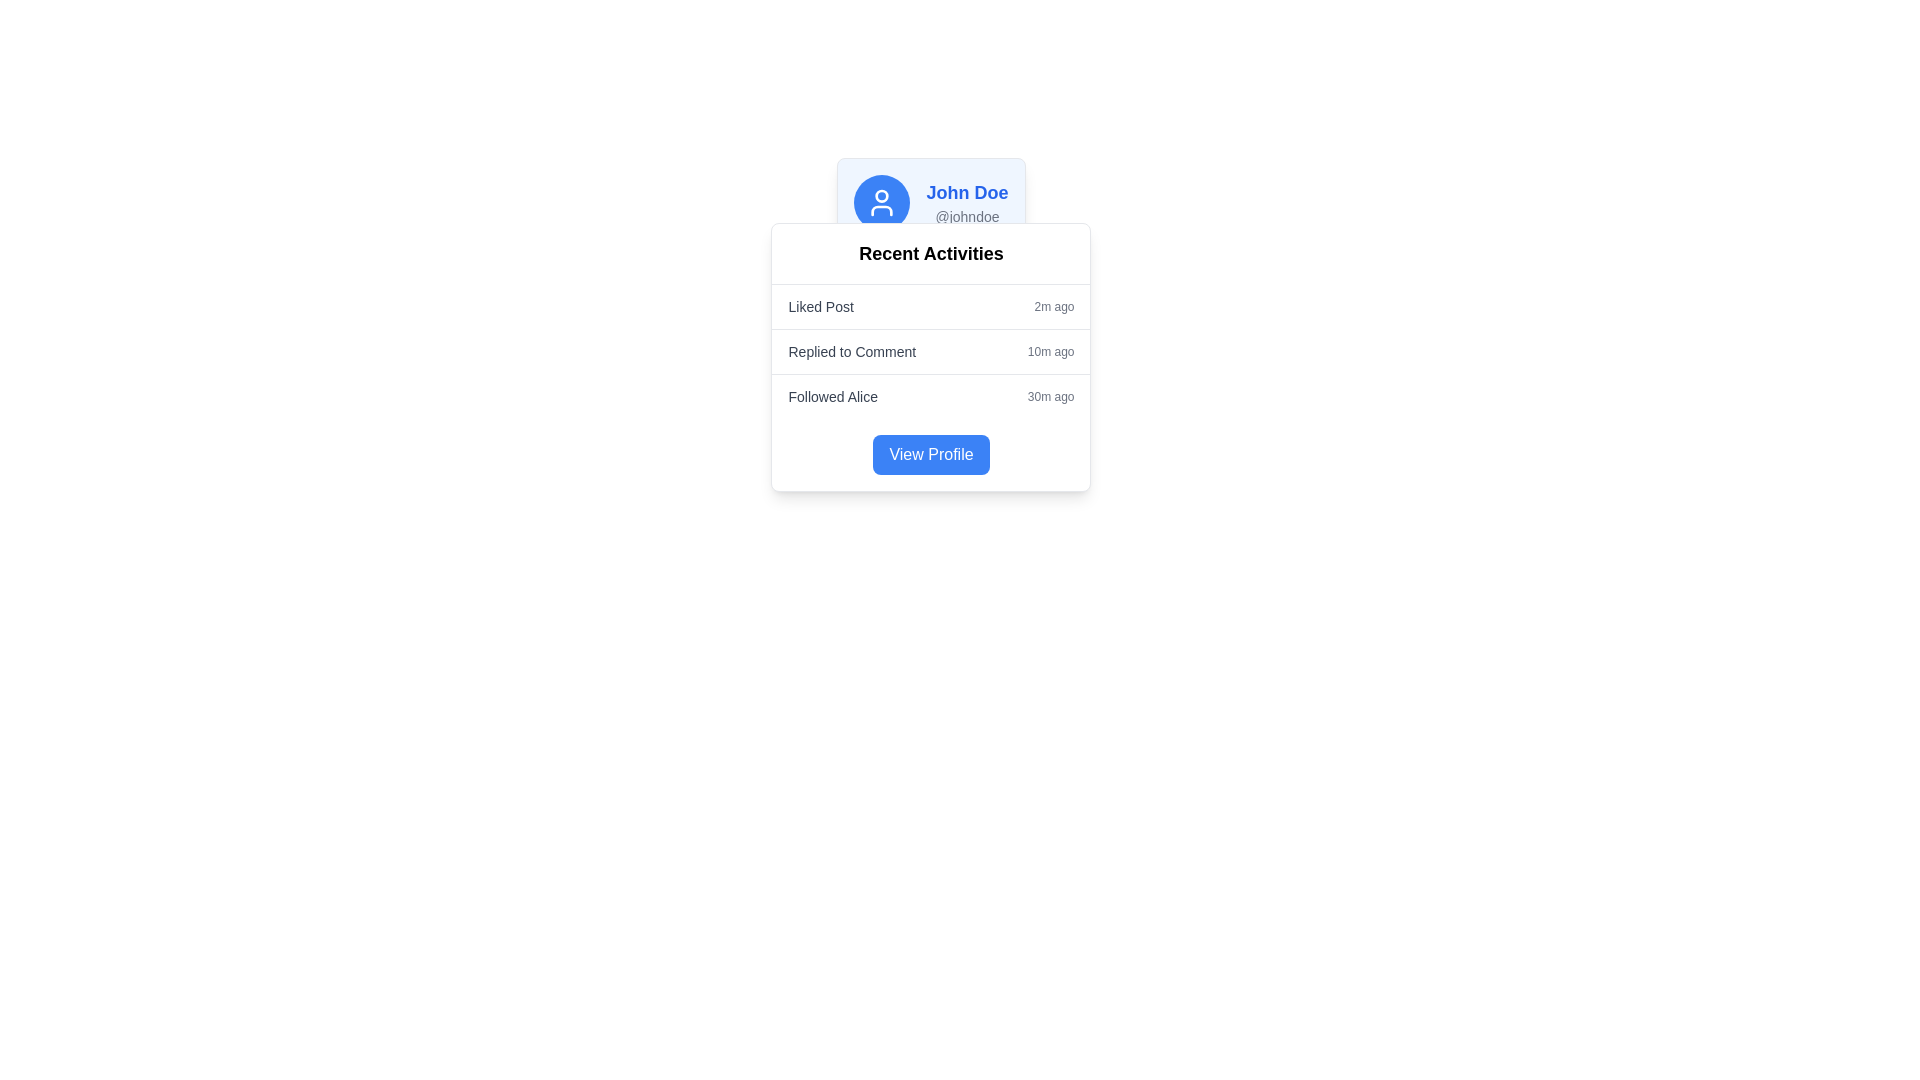 The image size is (1920, 1080). I want to click on the 'Liked Post' list item in the Recent Activities section, which displays 'Liked Post' on the left and '2m ago' on the right, so click(930, 307).